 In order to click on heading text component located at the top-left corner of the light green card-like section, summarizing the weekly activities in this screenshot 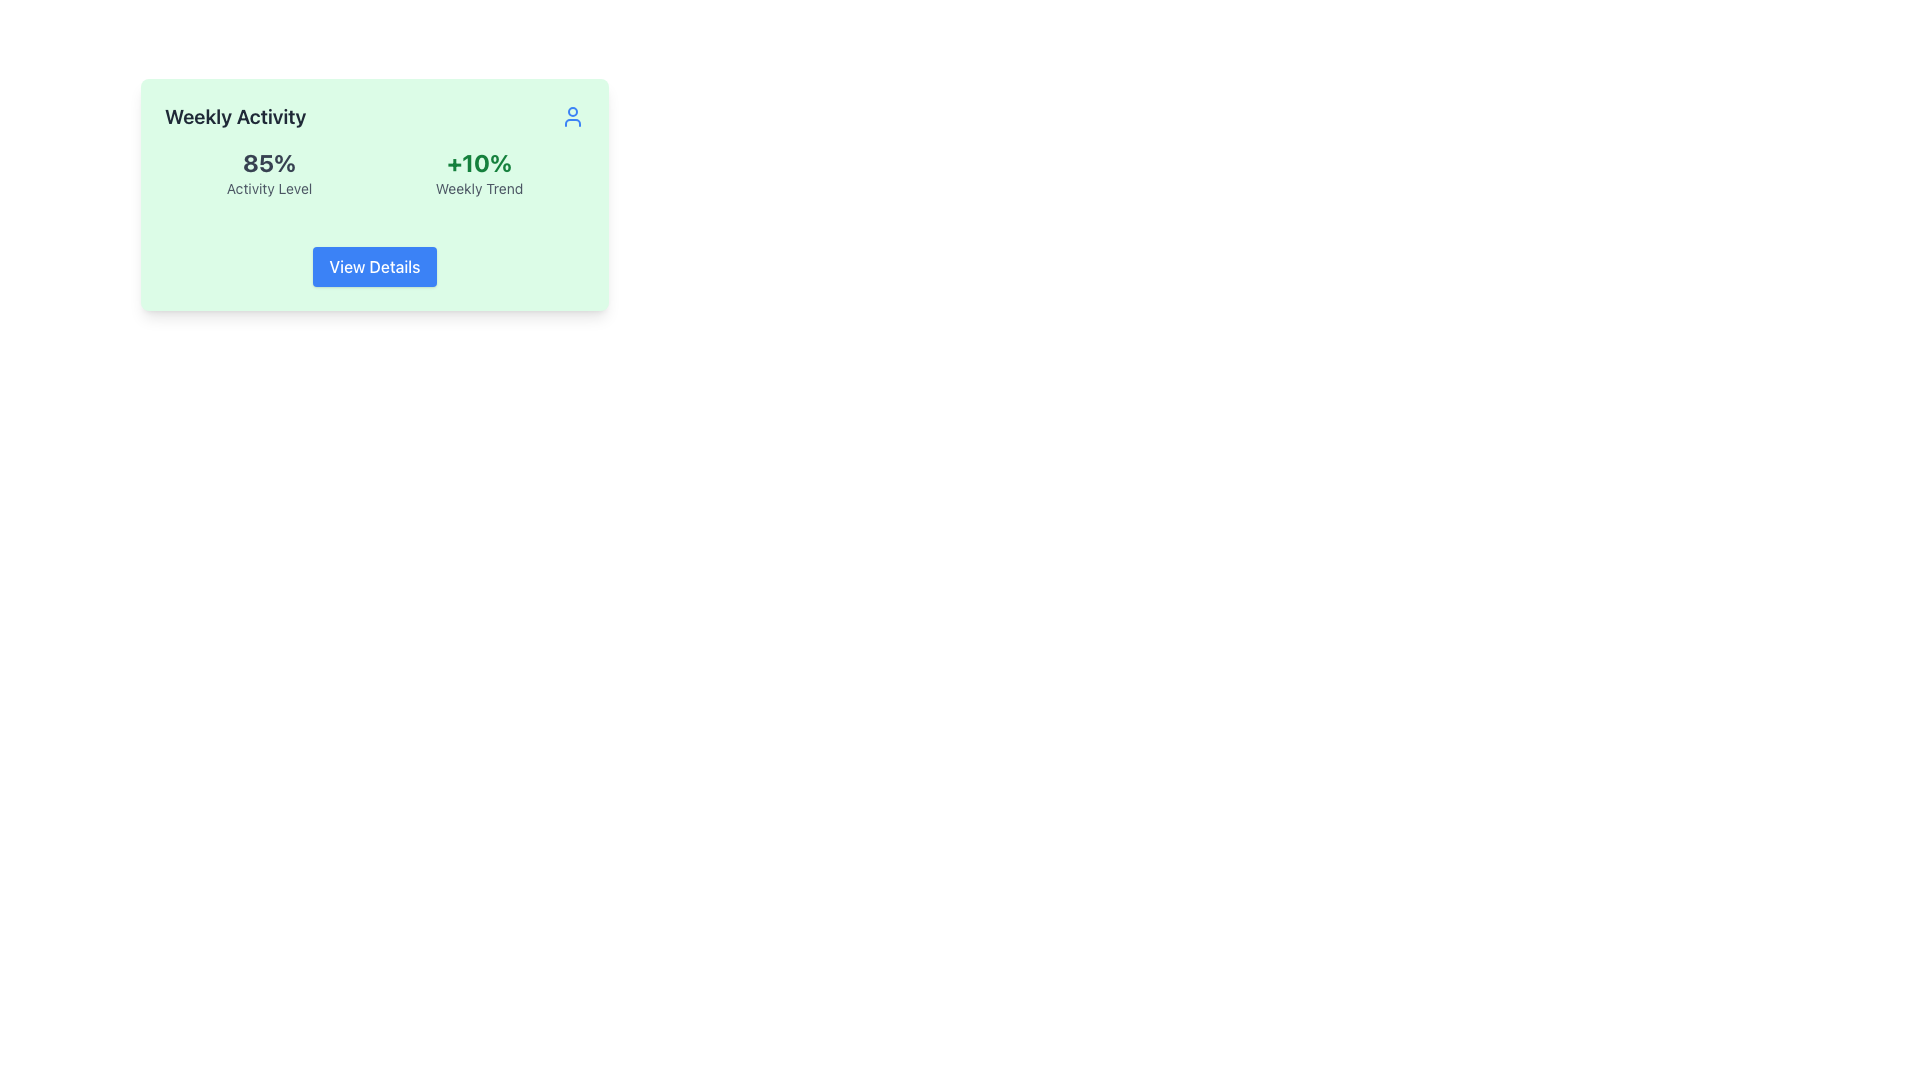, I will do `click(235, 116)`.